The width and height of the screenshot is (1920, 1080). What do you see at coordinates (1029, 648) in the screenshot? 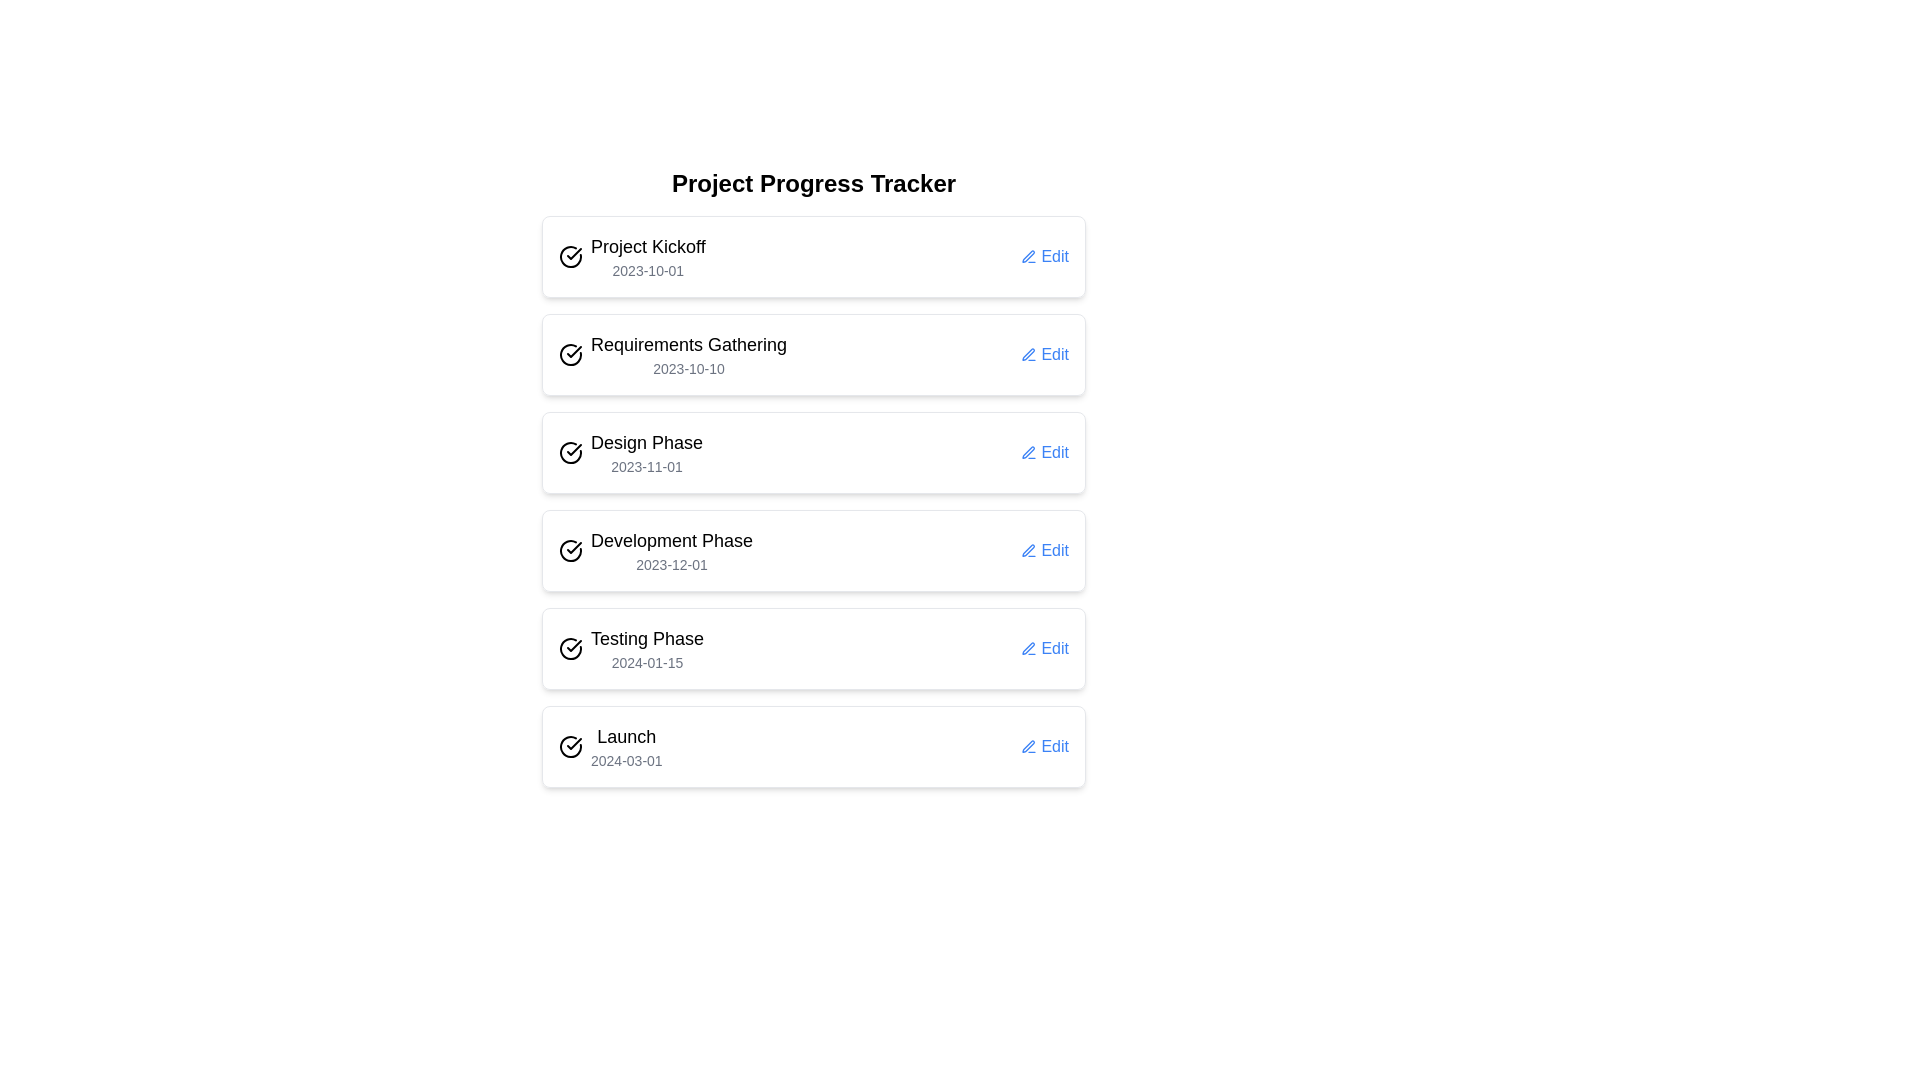
I see `the pen-shaped icon, which symbolizes editing functionality, located to the left of the 'Edit' text in the 'Testing Phase' row dated '2024-01-15', to initiate editing` at bounding box center [1029, 648].